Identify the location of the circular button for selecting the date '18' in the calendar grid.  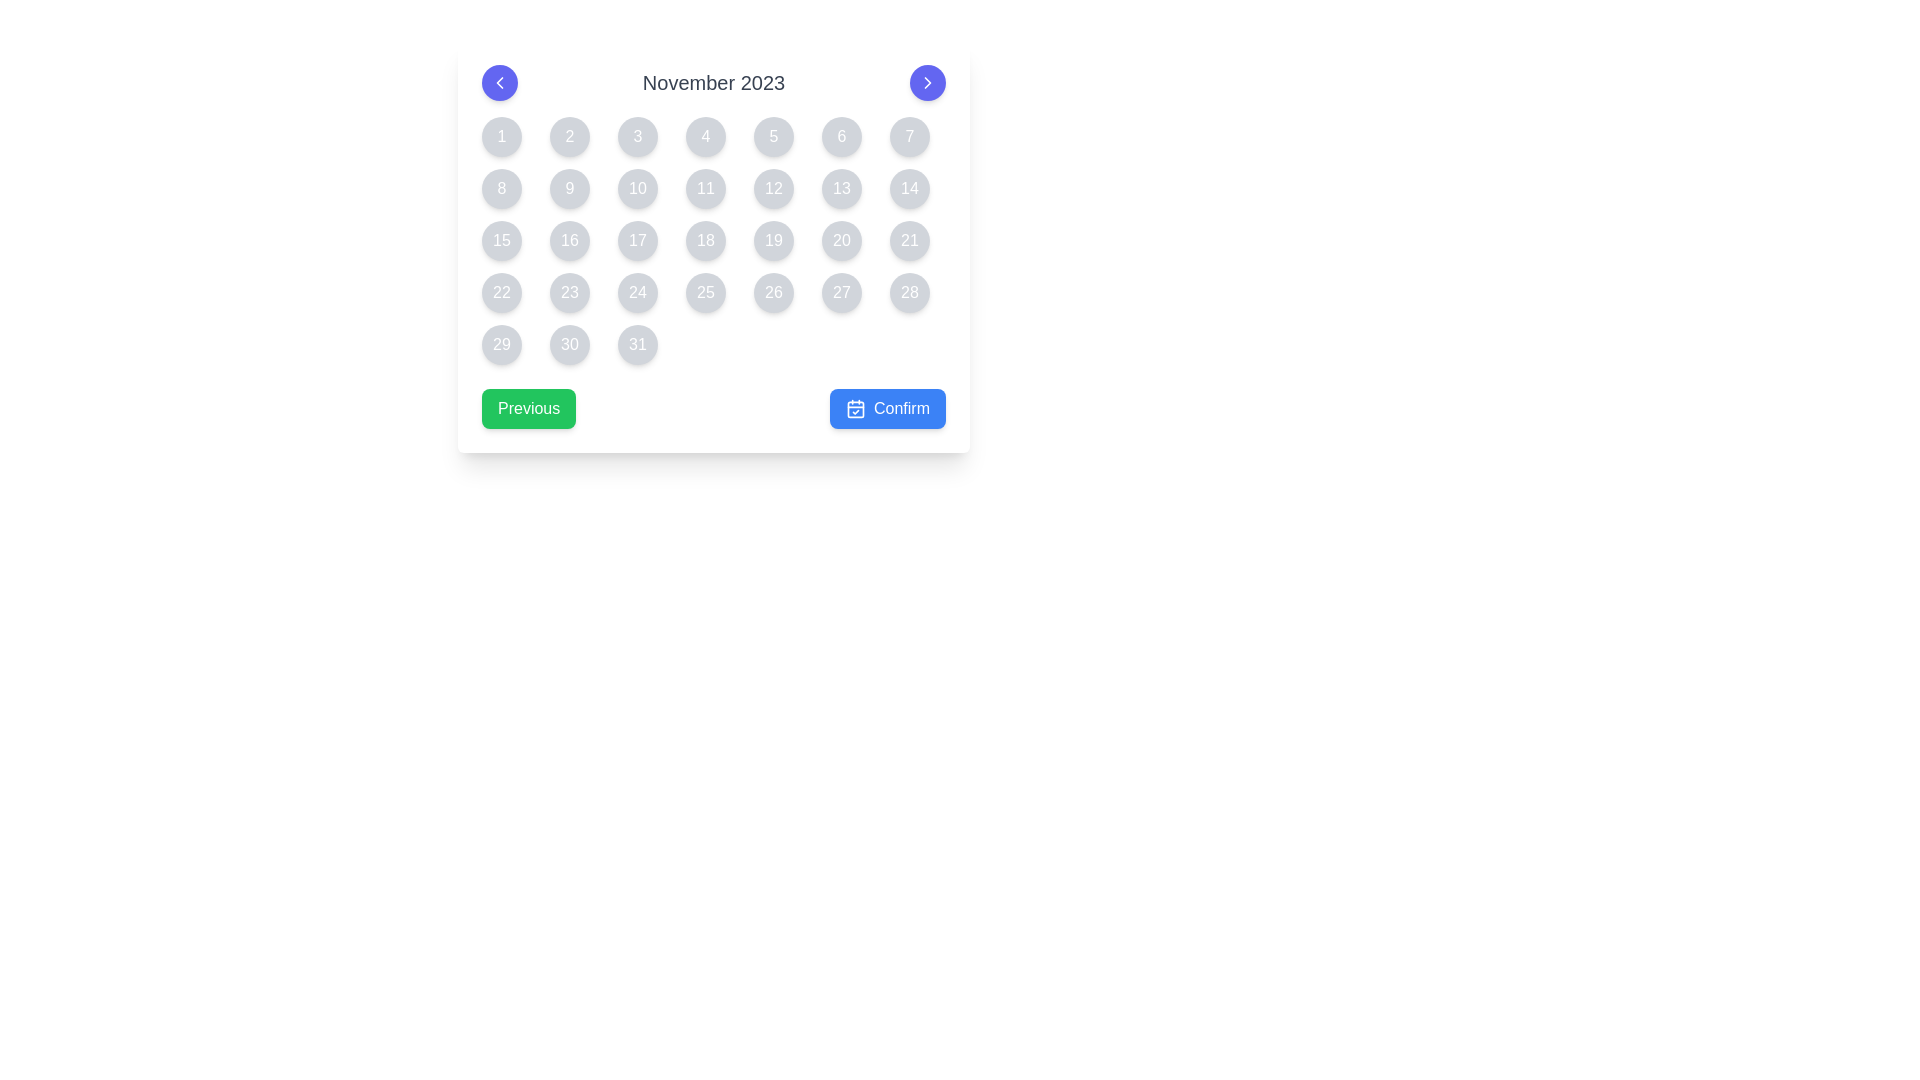
(714, 239).